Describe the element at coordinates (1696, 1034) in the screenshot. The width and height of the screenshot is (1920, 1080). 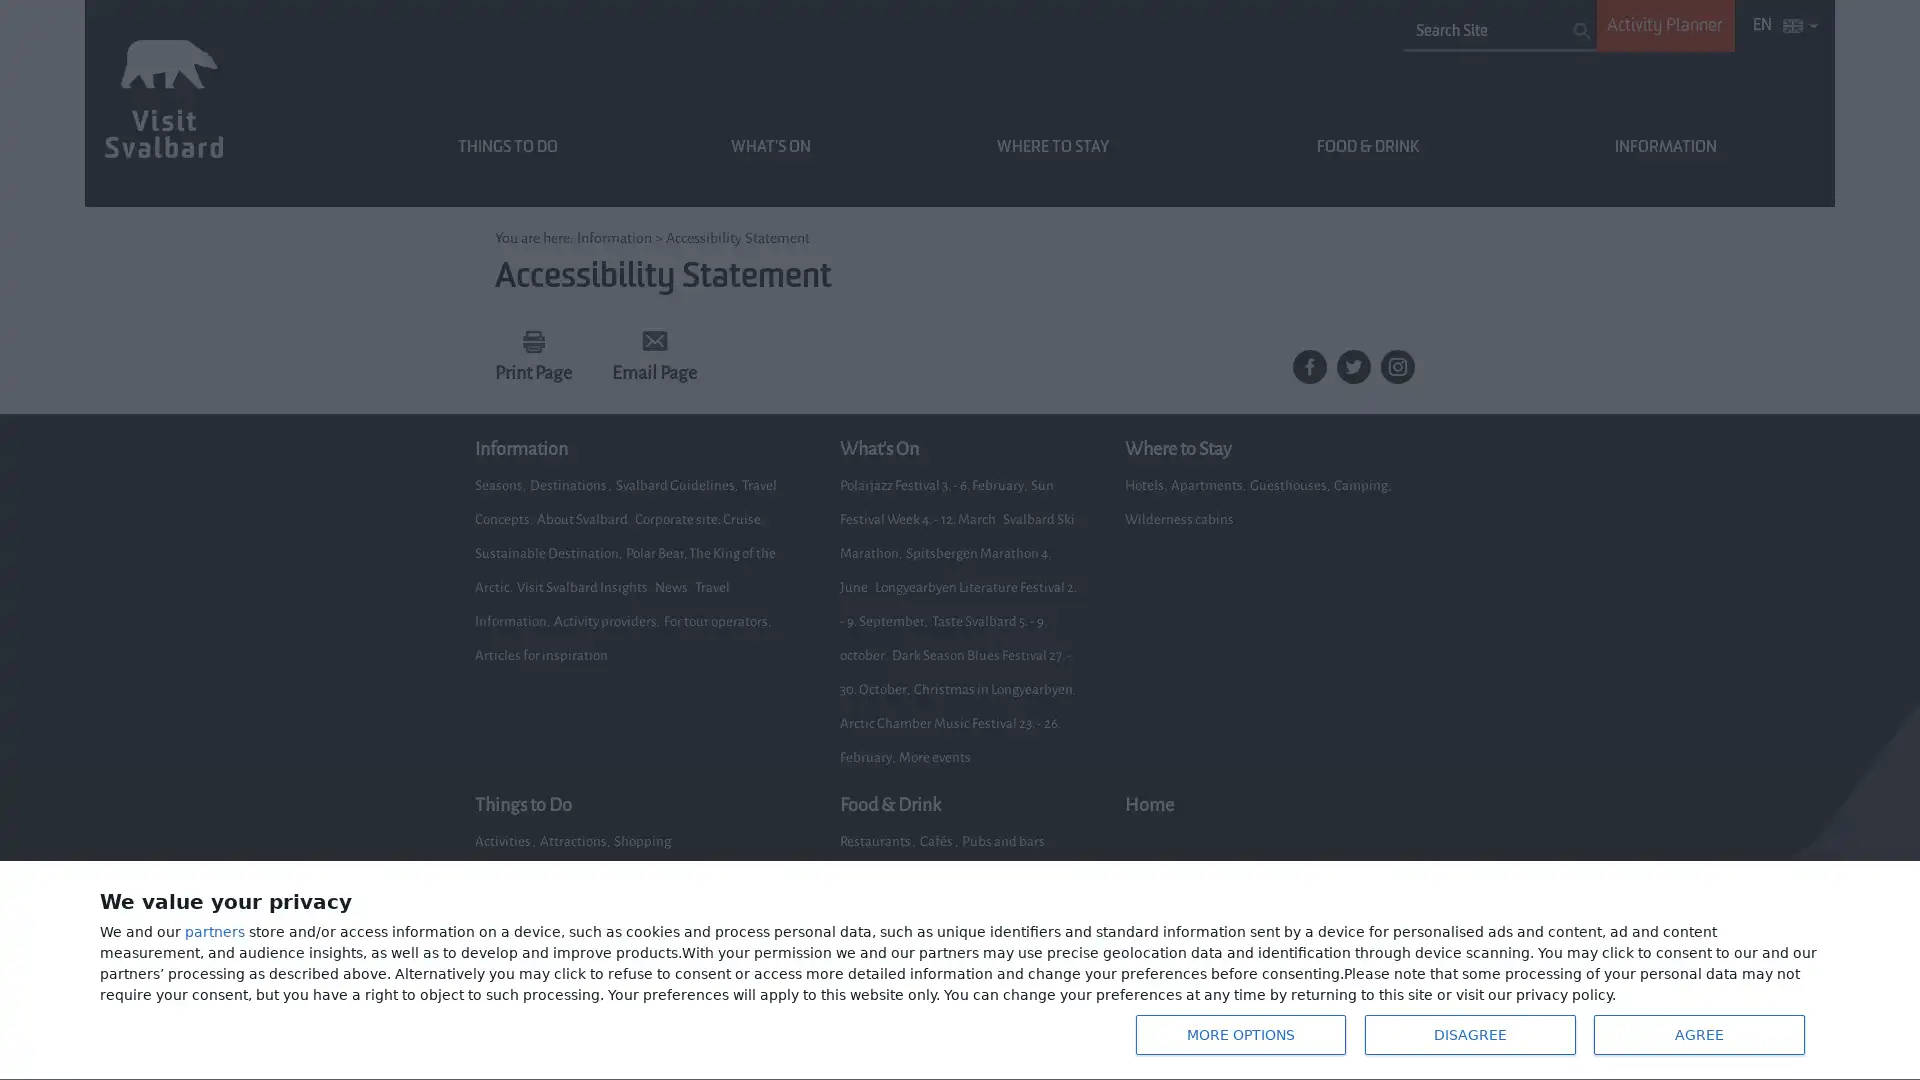
I see `AGREE` at that location.